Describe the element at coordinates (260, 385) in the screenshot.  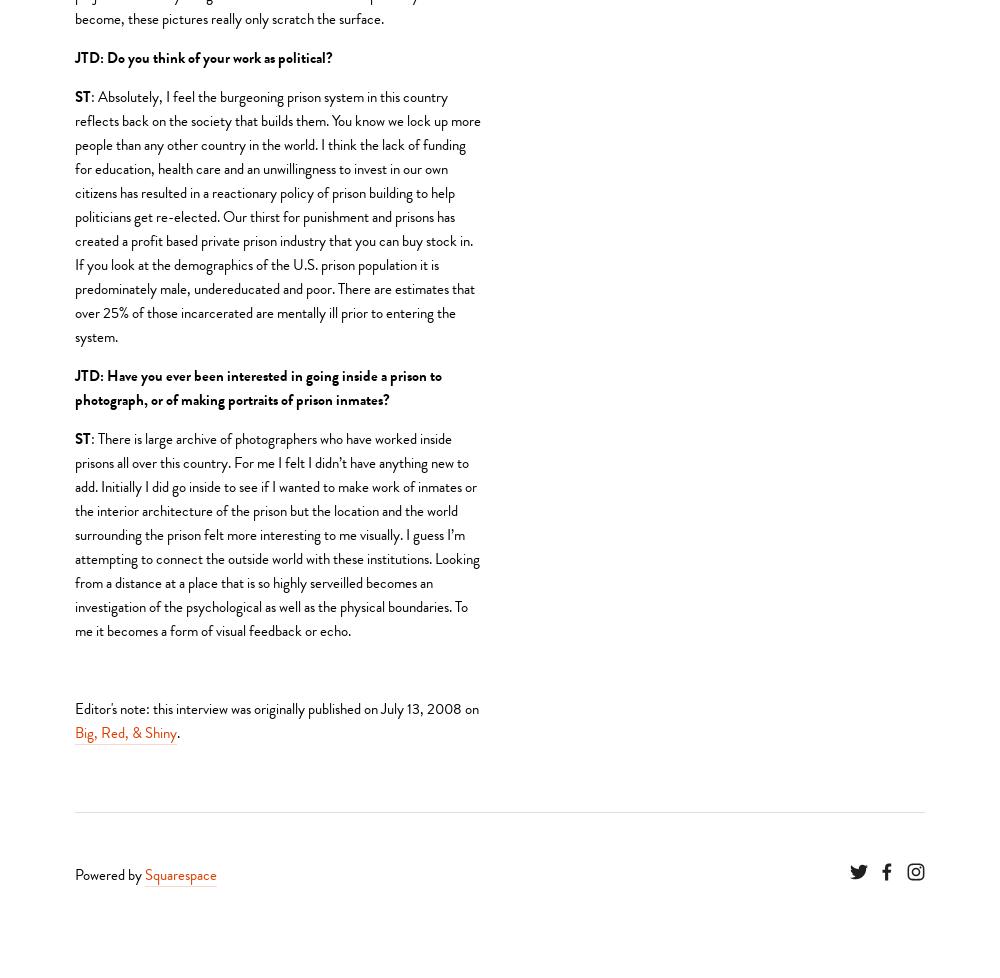
I see `'JTD: Have you ever been interested in going inside a prison to photograph, or of making portraits of prison inmates?'` at that location.